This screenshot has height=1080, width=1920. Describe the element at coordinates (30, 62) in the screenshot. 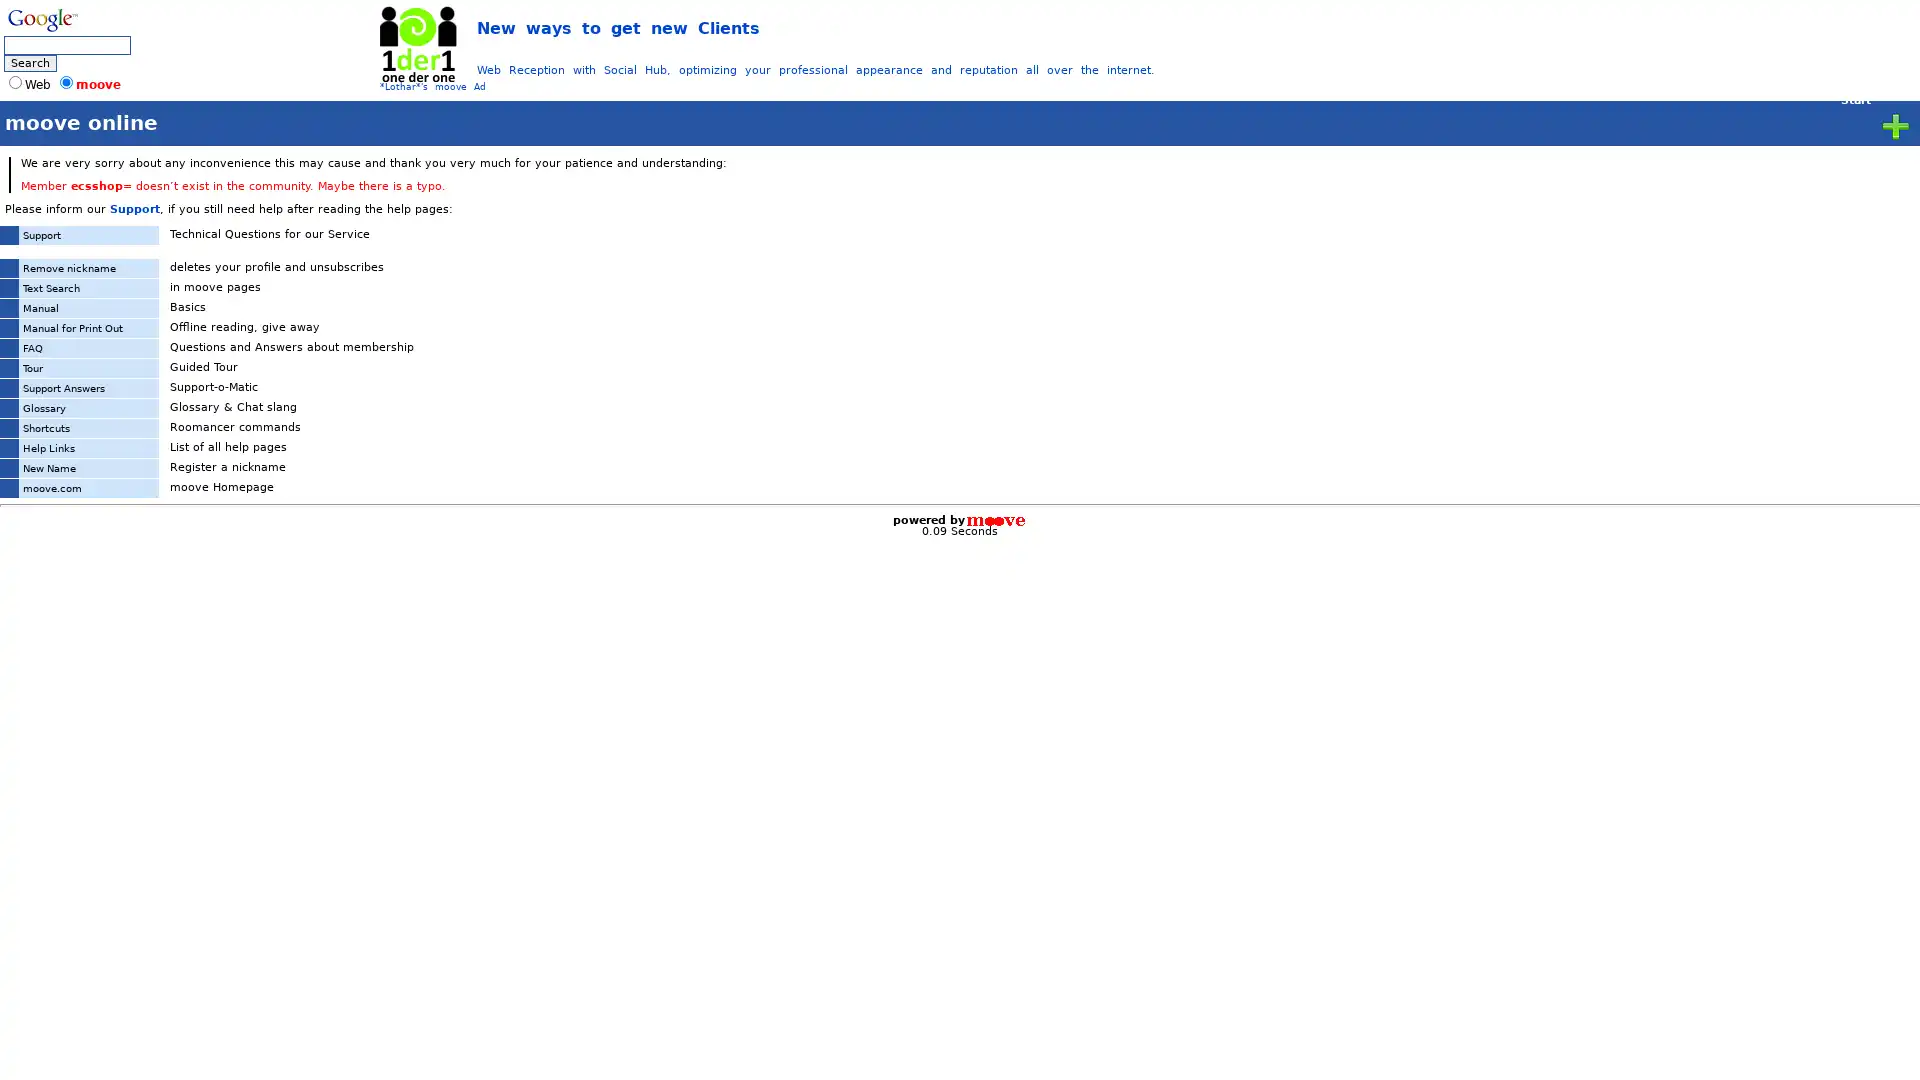

I see `Search` at that location.